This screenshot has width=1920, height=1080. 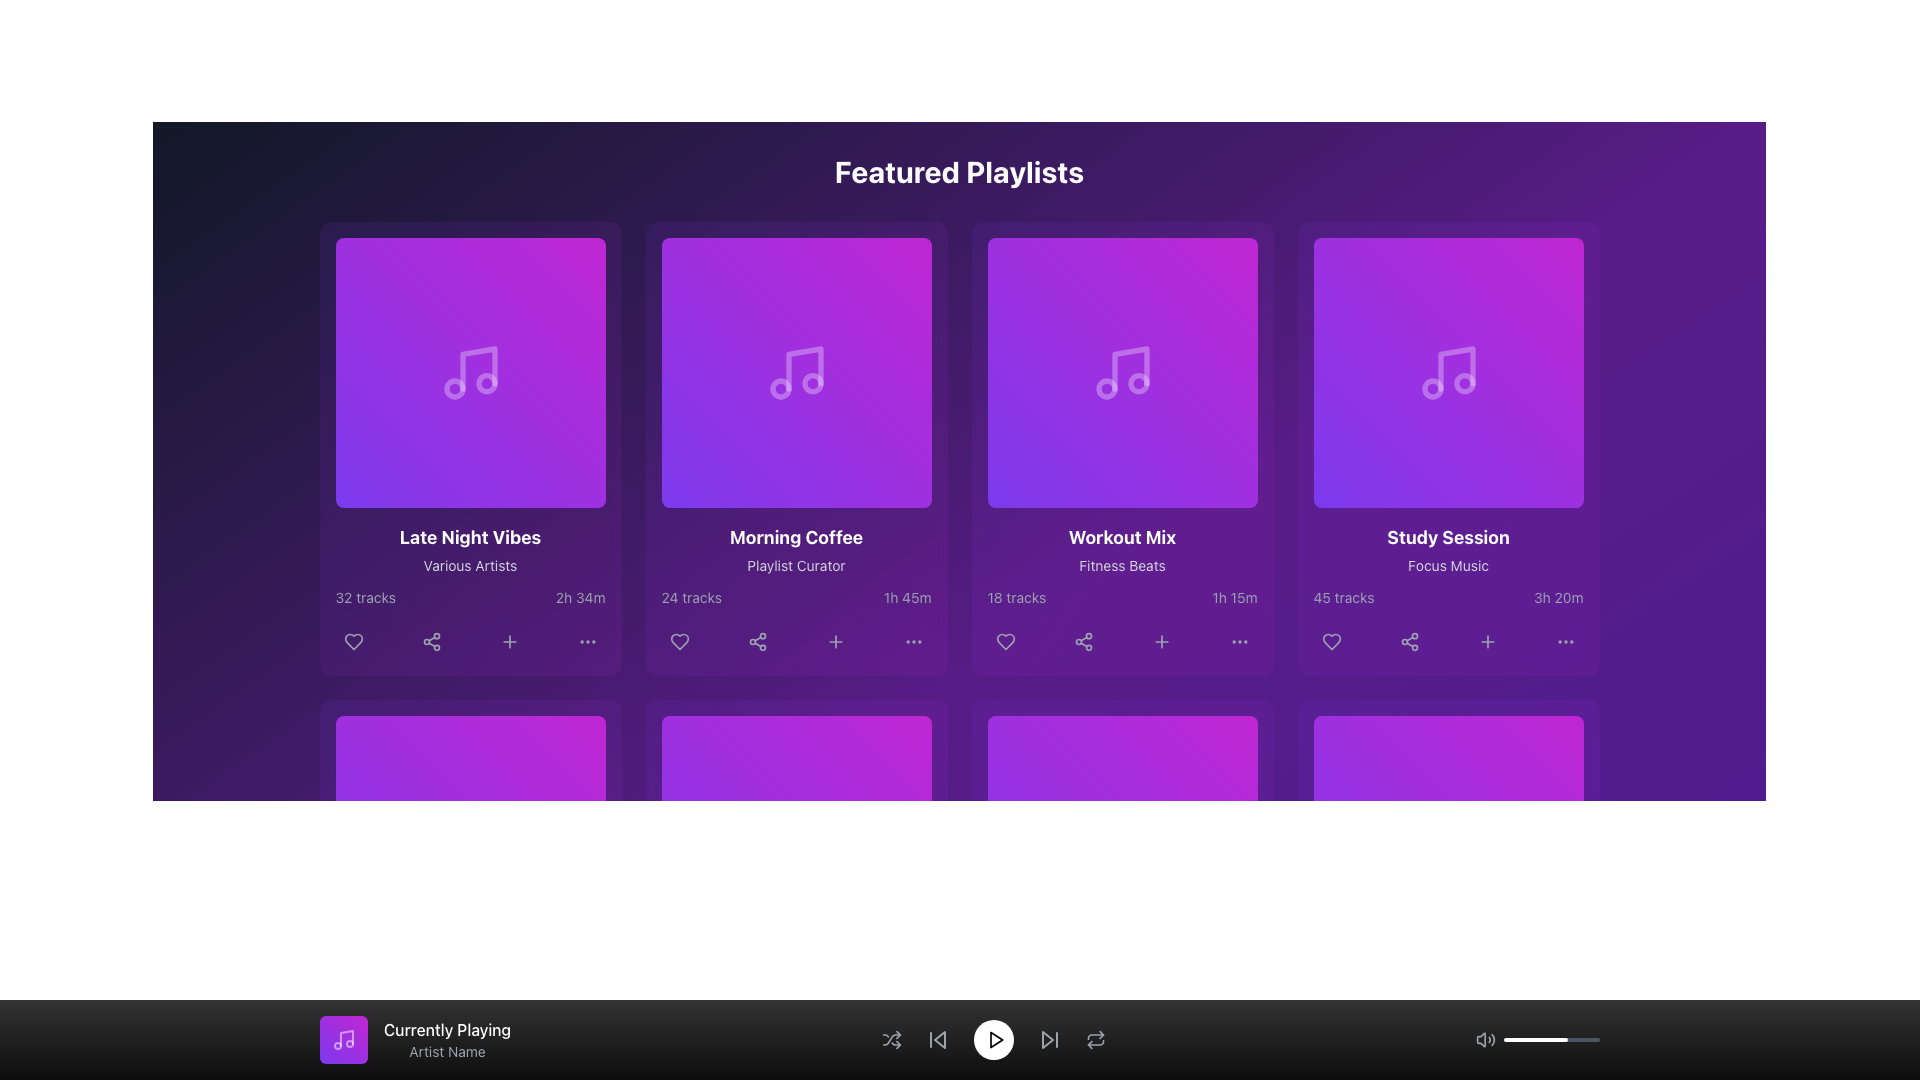 What do you see at coordinates (812, 383) in the screenshot?
I see `the small circular graphical element that is part of the music note icon` at bounding box center [812, 383].